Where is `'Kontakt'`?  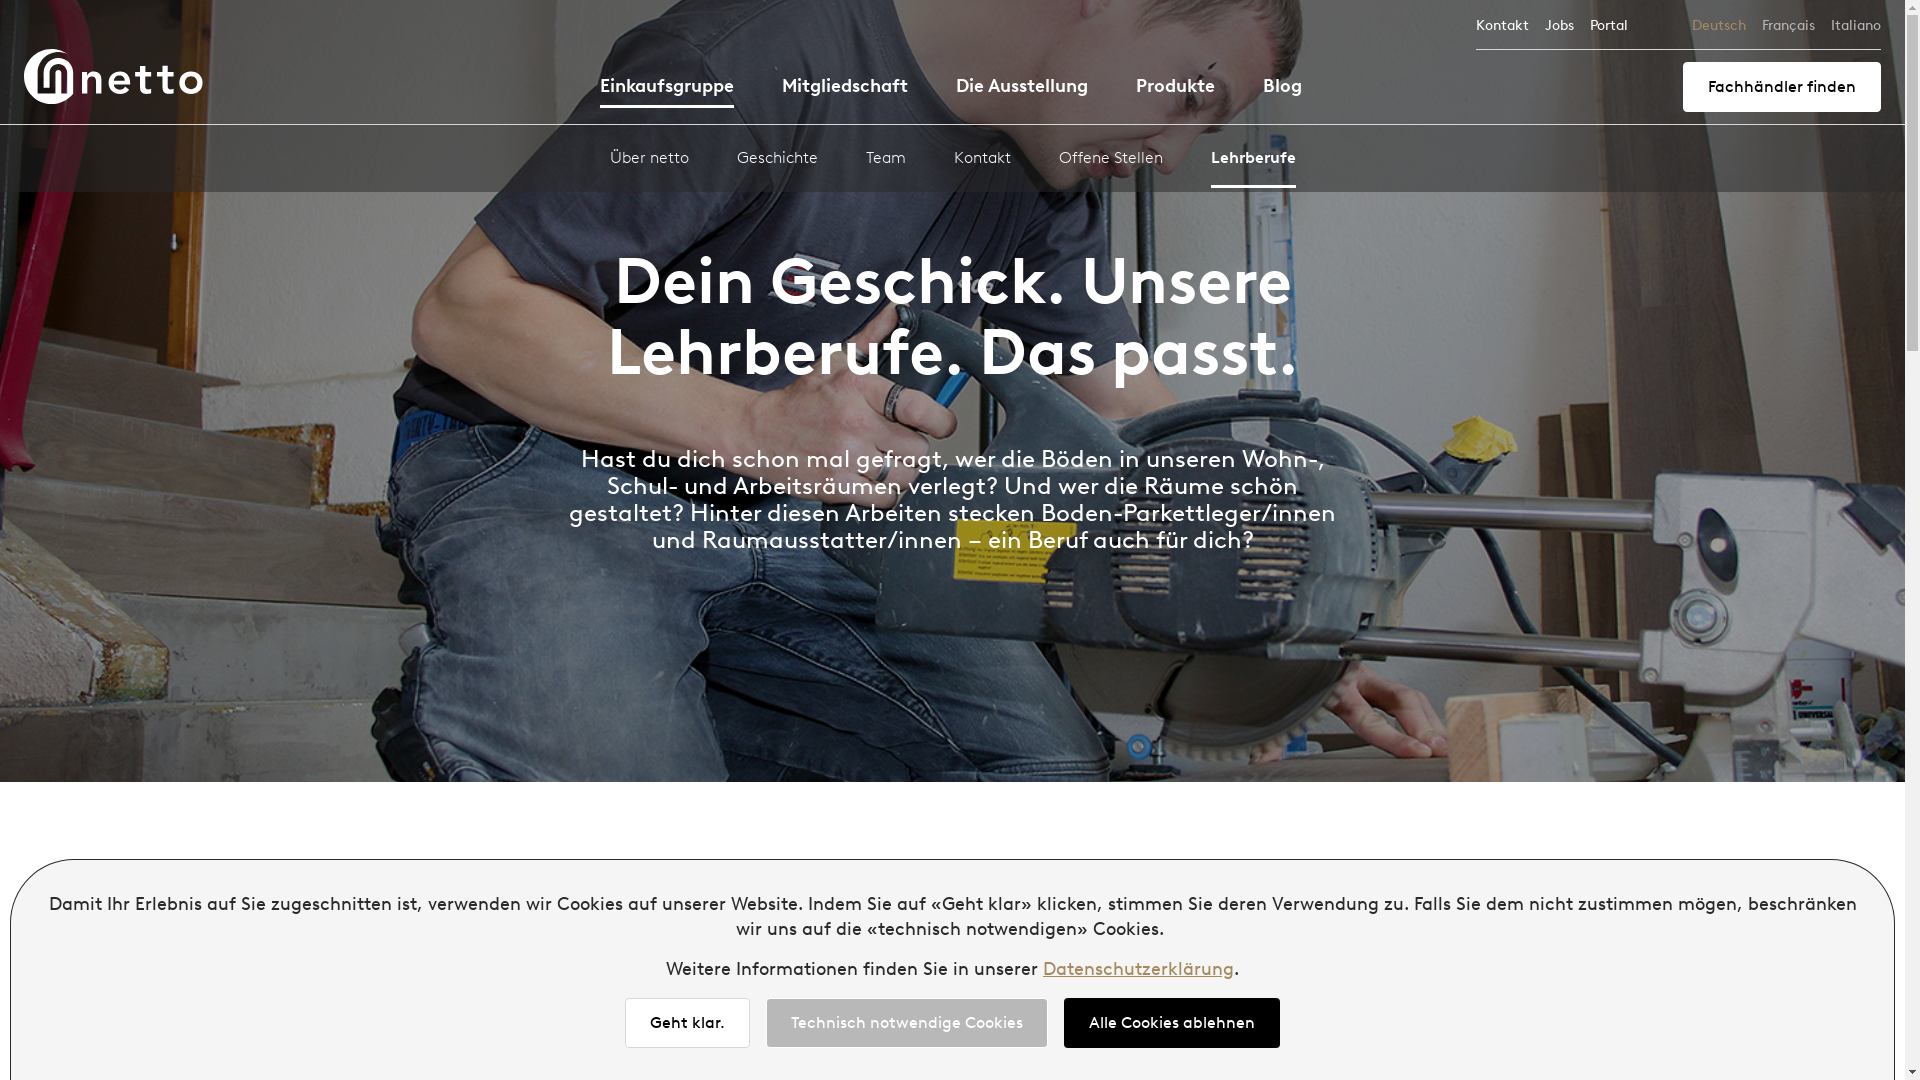 'Kontakt' is located at coordinates (953, 164).